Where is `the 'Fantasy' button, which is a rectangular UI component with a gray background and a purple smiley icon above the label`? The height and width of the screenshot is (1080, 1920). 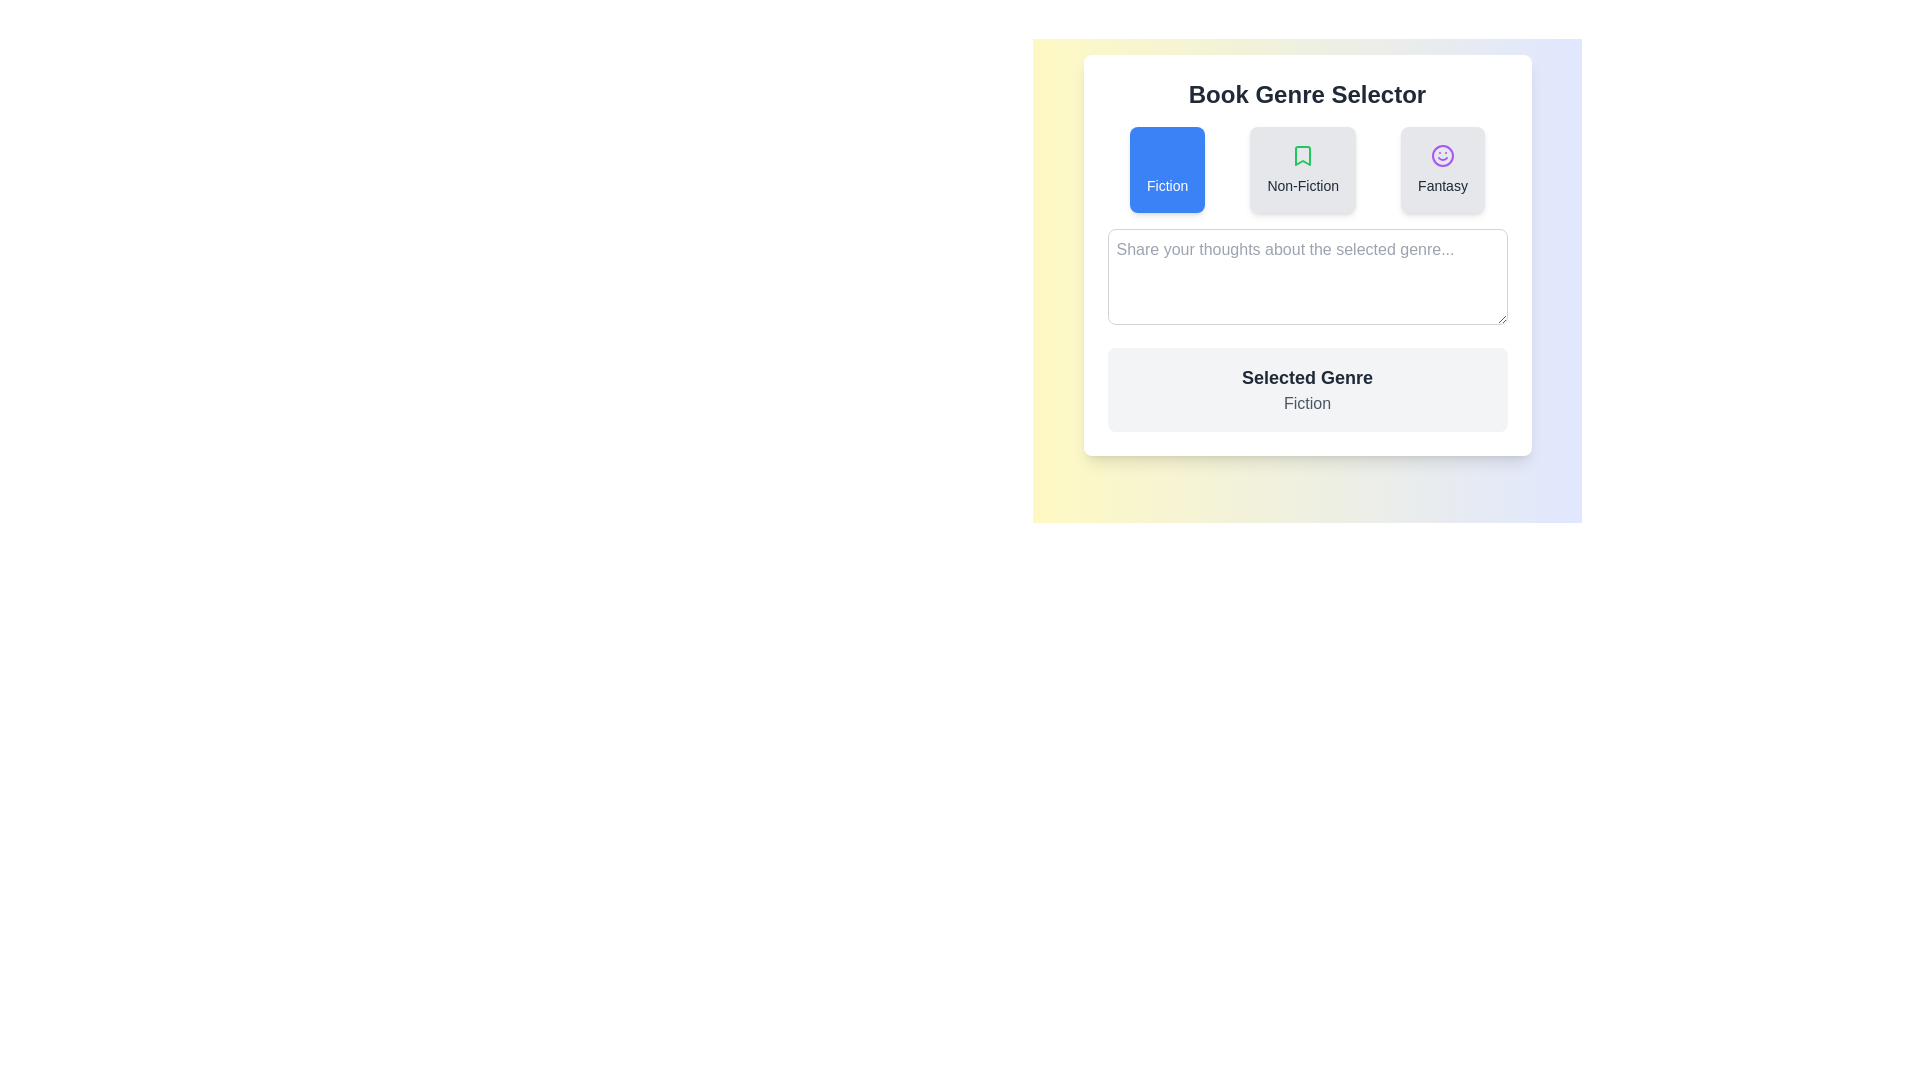 the 'Fantasy' button, which is a rectangular UI component with a gray background and a purple smiley icon above the label is located at coordinates (1443, 168).